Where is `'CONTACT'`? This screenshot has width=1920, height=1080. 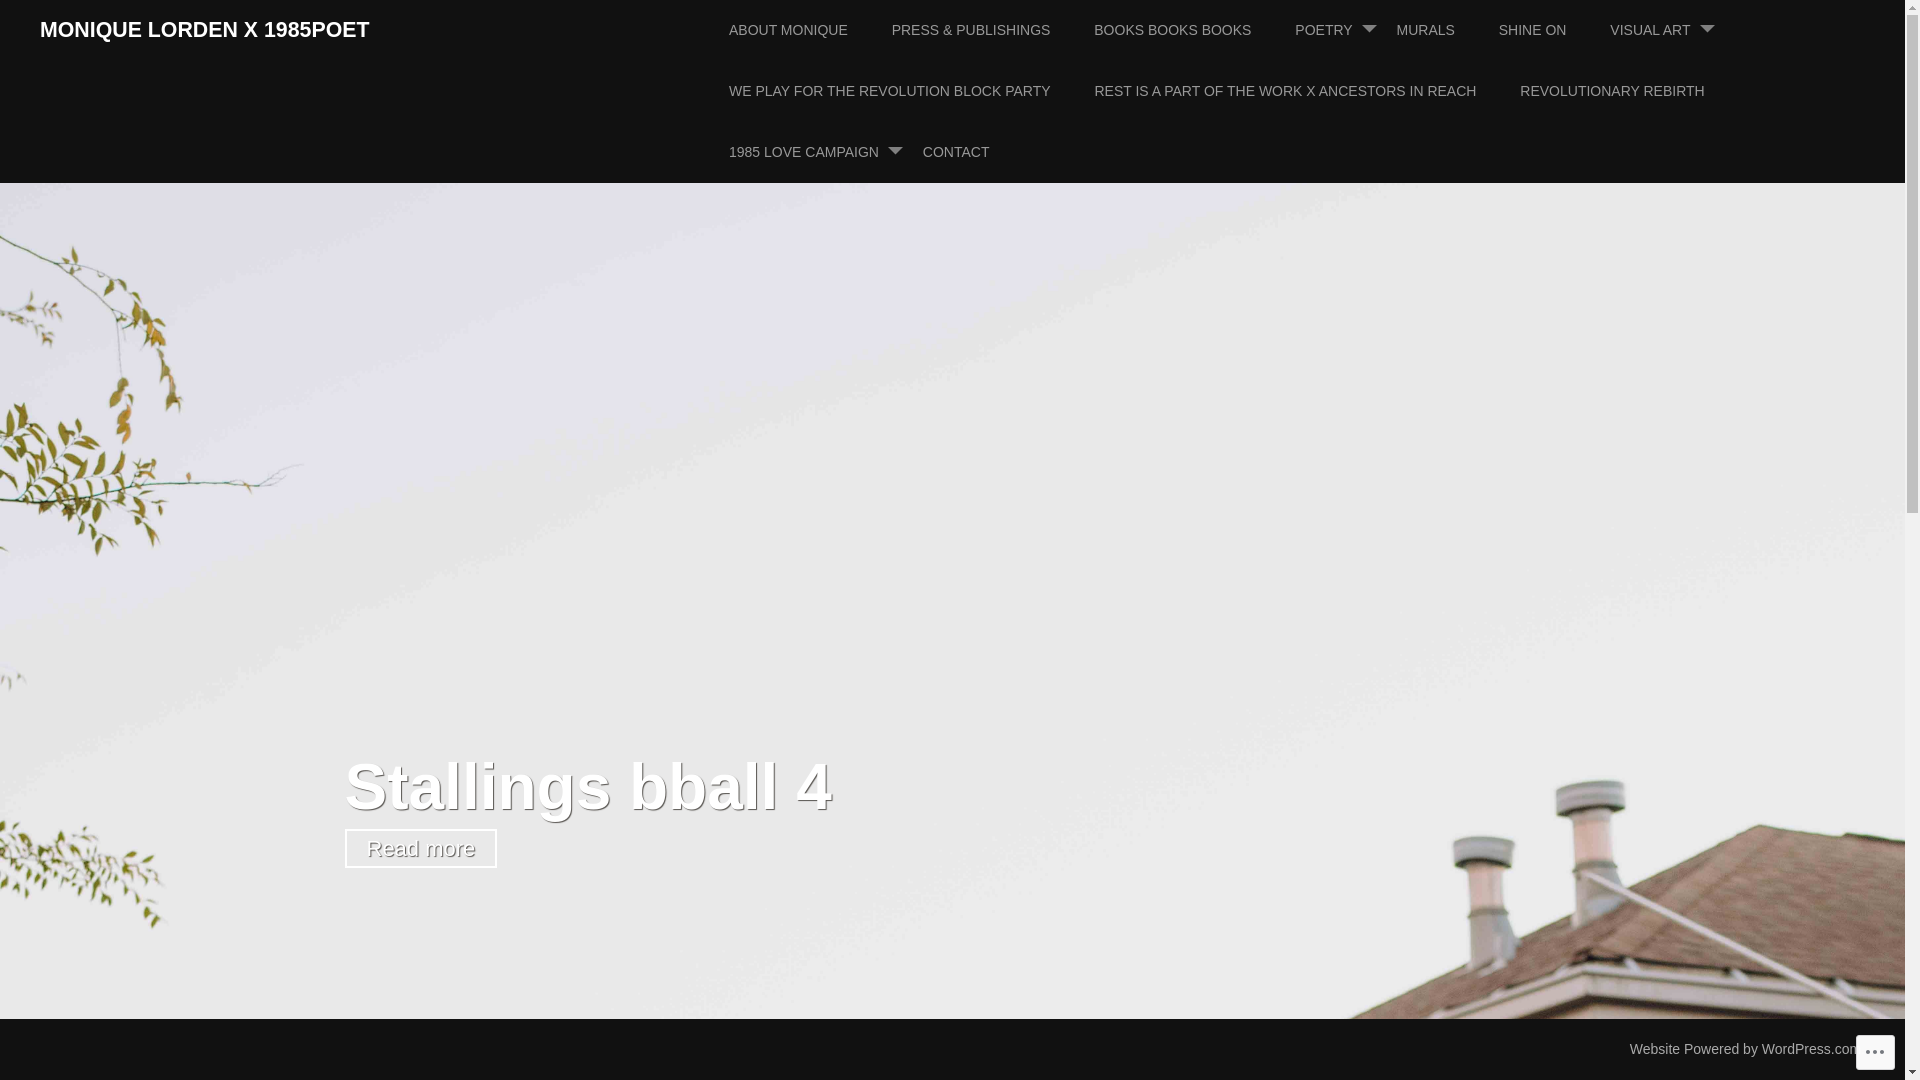
'CONTACT' is located at coordinates (976, 151).